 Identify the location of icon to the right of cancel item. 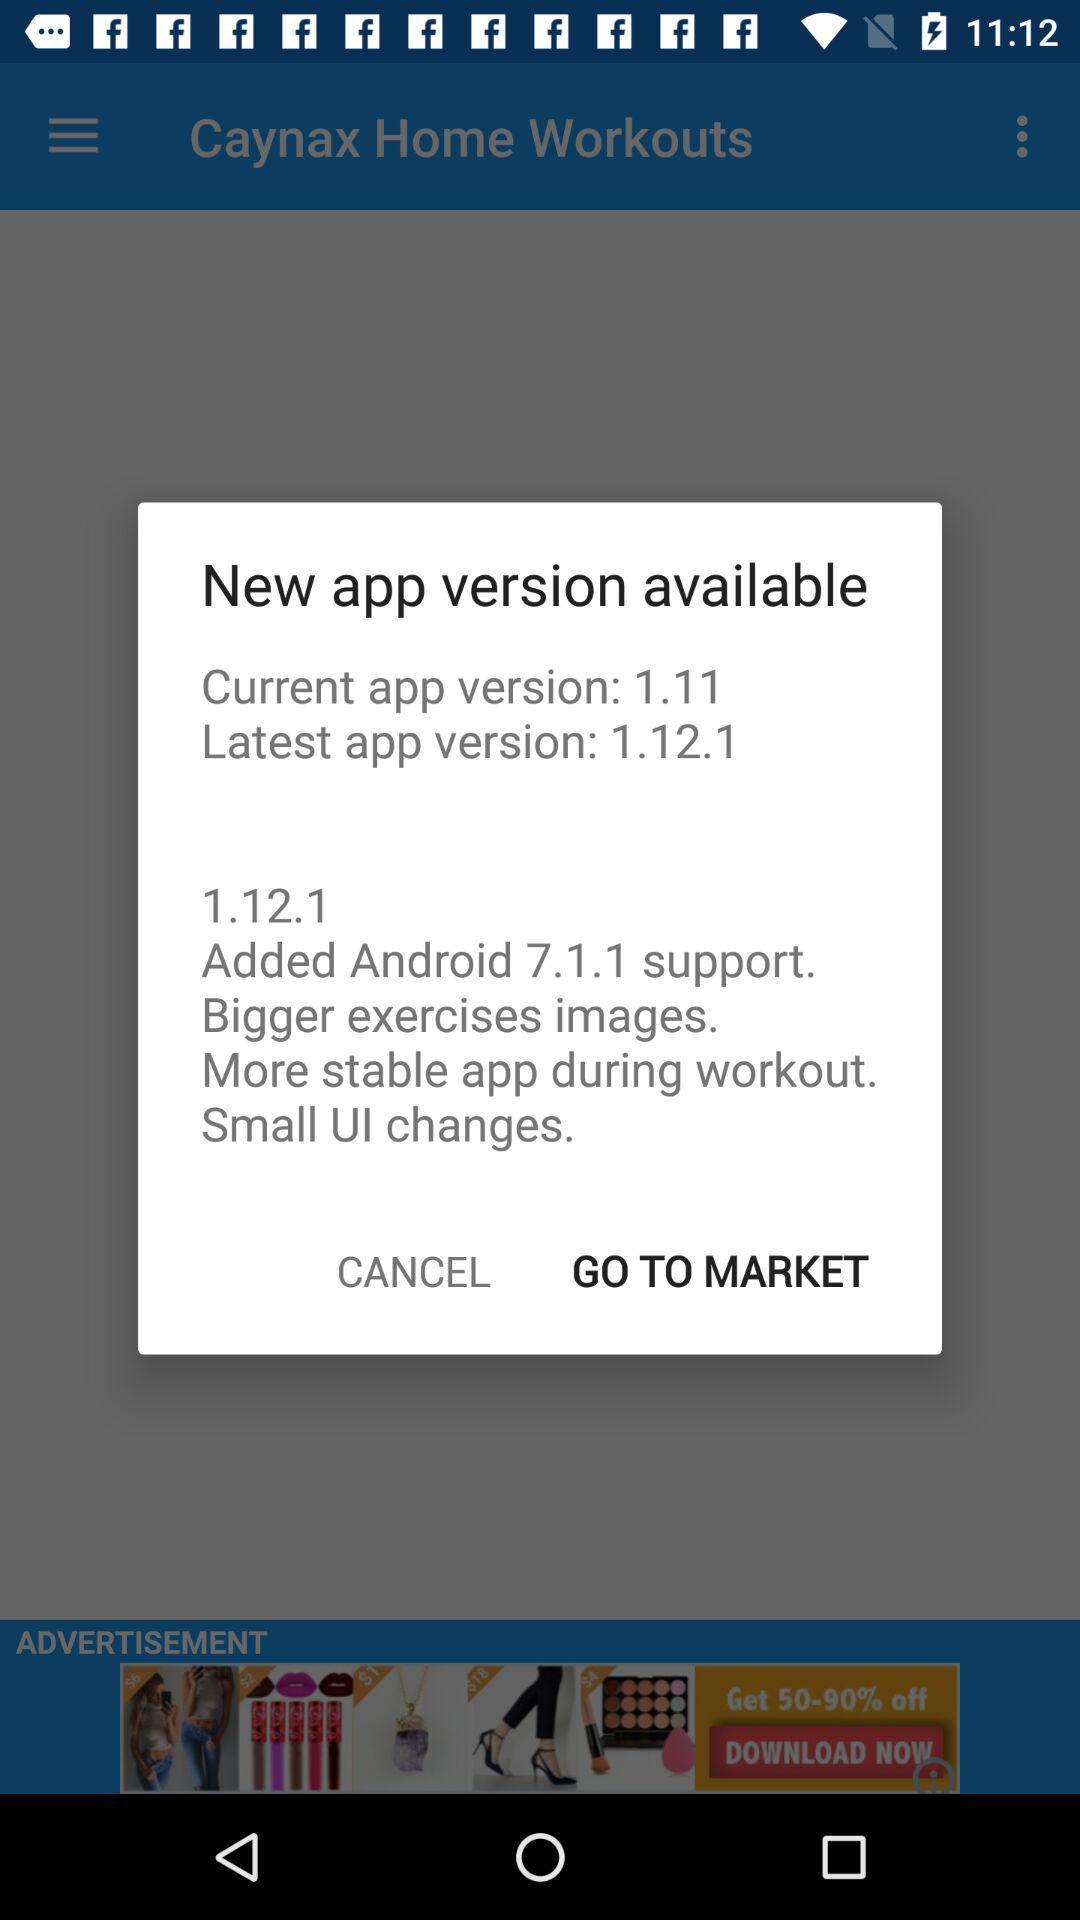
(720, 1269).